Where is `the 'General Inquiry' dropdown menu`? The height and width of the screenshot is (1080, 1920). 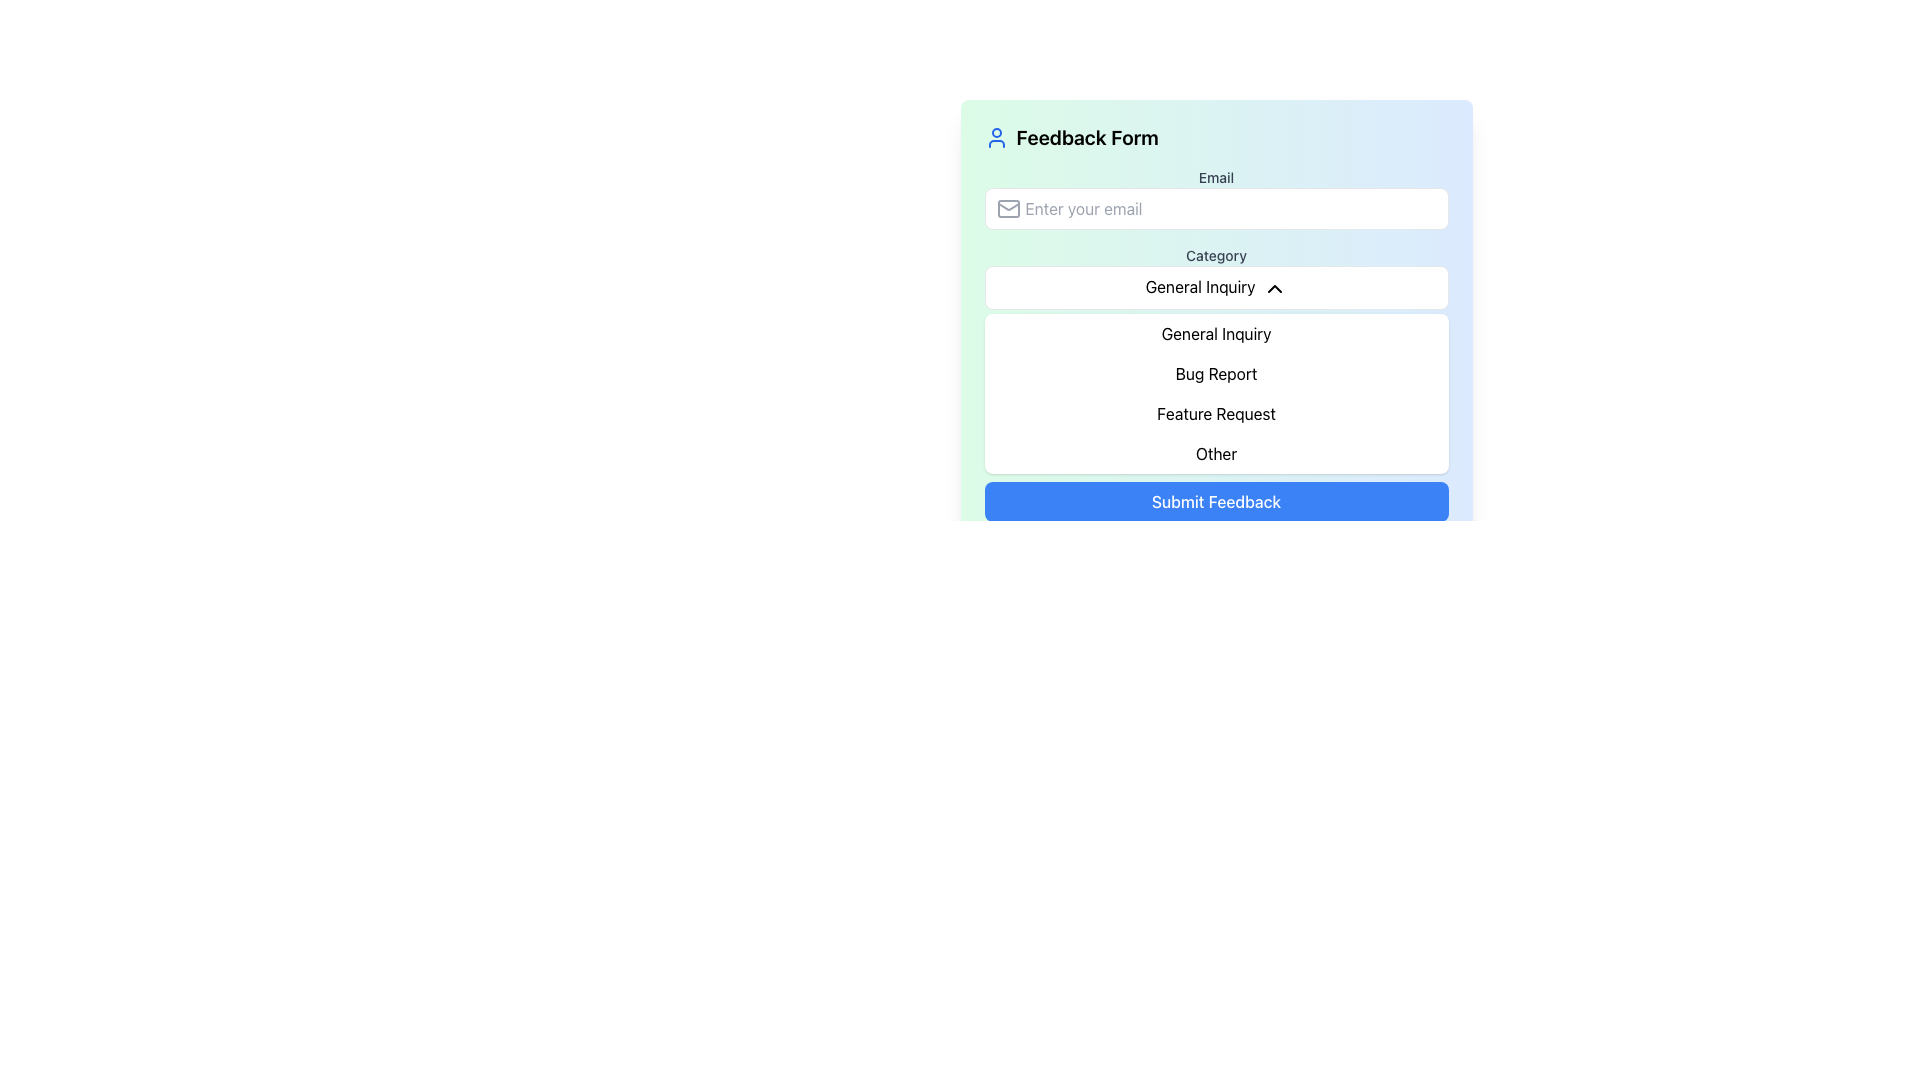
the 'General Inquiry' dropdown menu is located at coordinates (1215, 287).